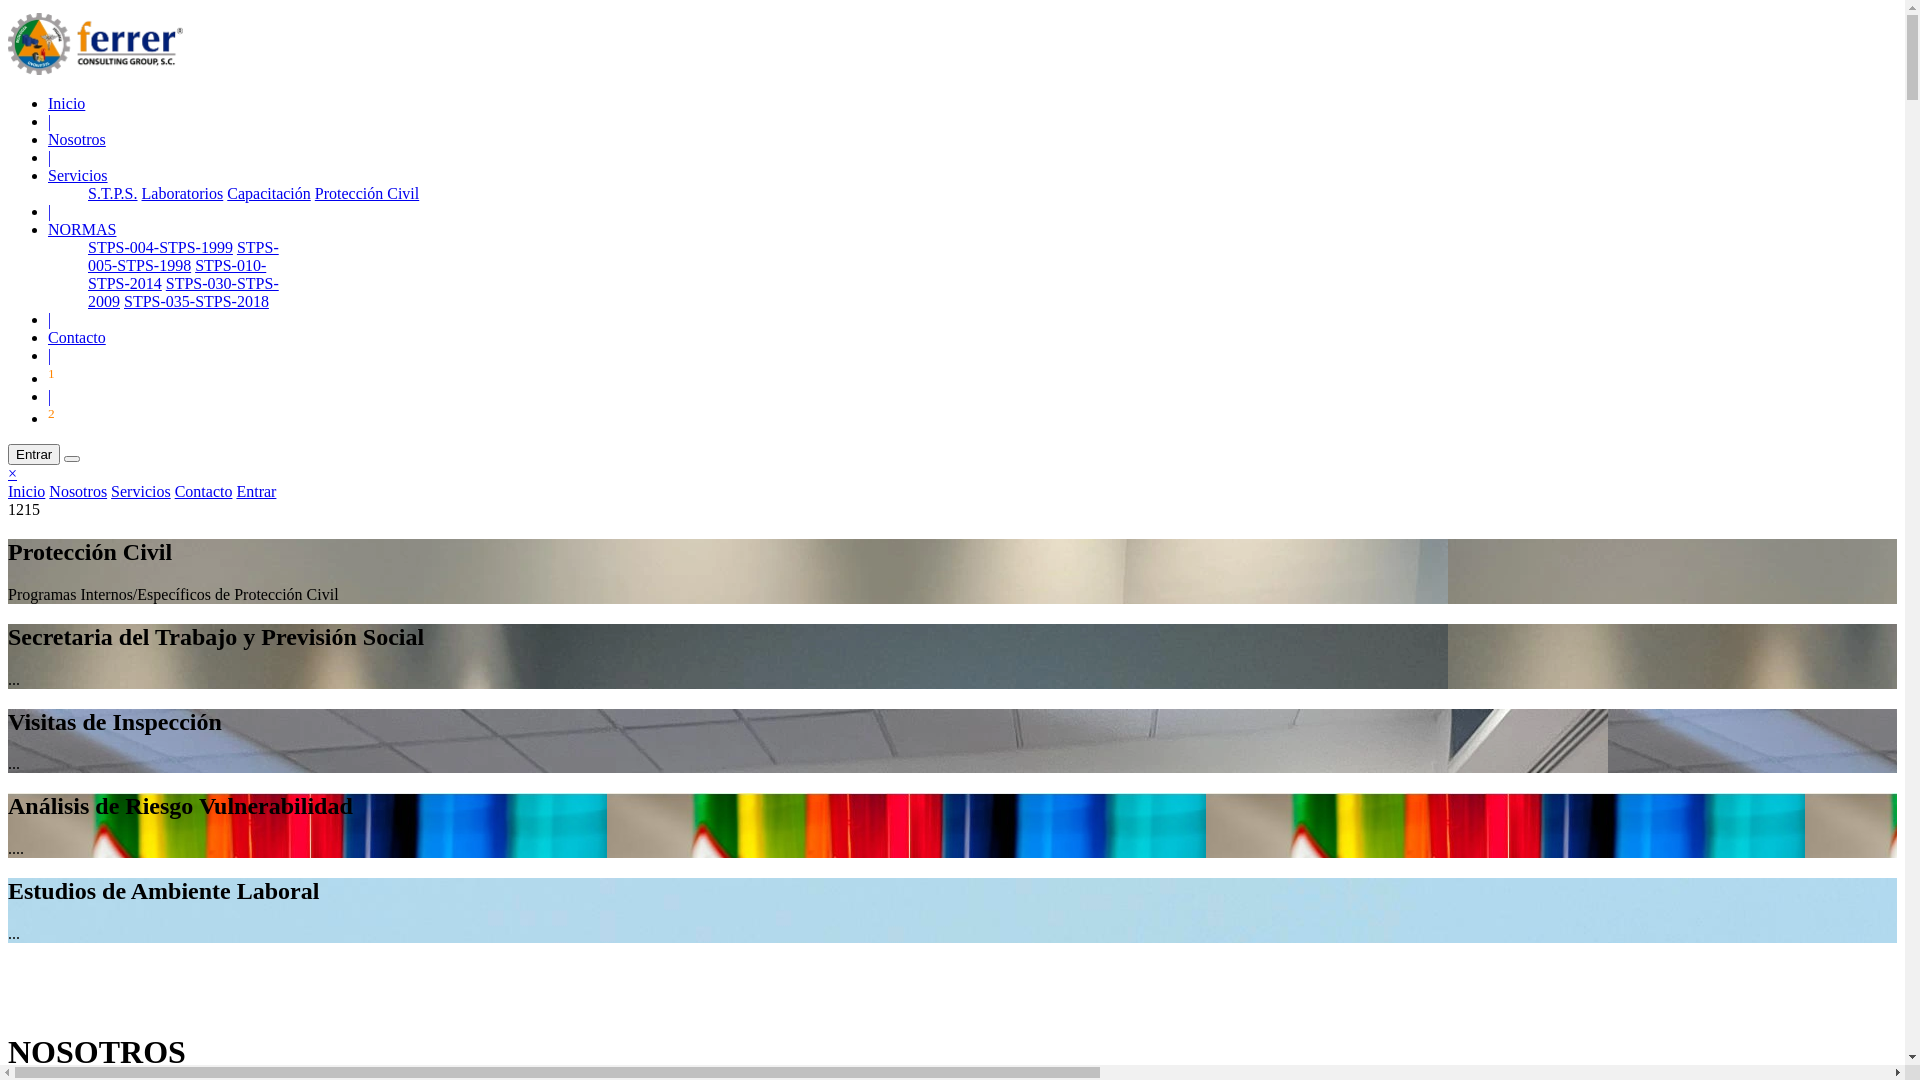 The height and width of the screenshot is (1080, 1920). I want to click on 'STPS-005-STPS-1998', so click(183, 255).